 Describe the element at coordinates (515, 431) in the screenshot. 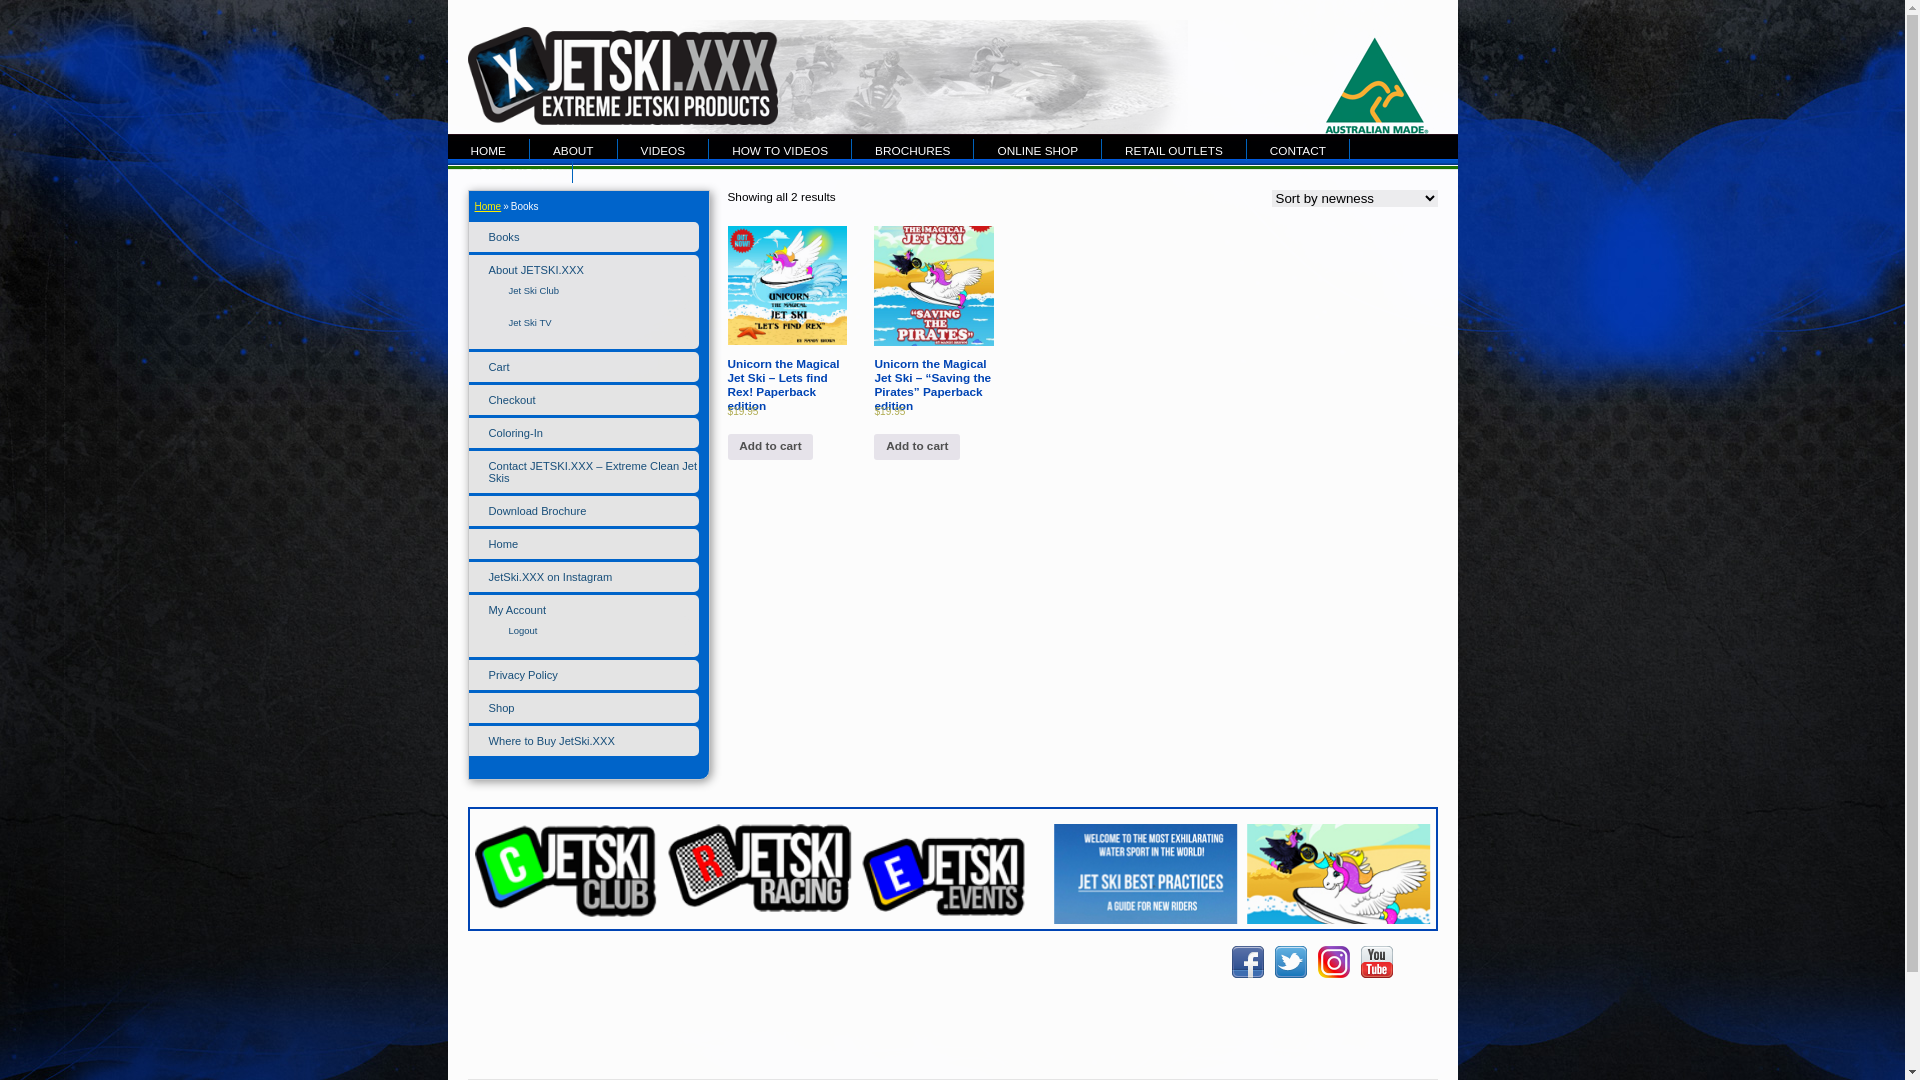

I see `'Coloring-In'` at that location.